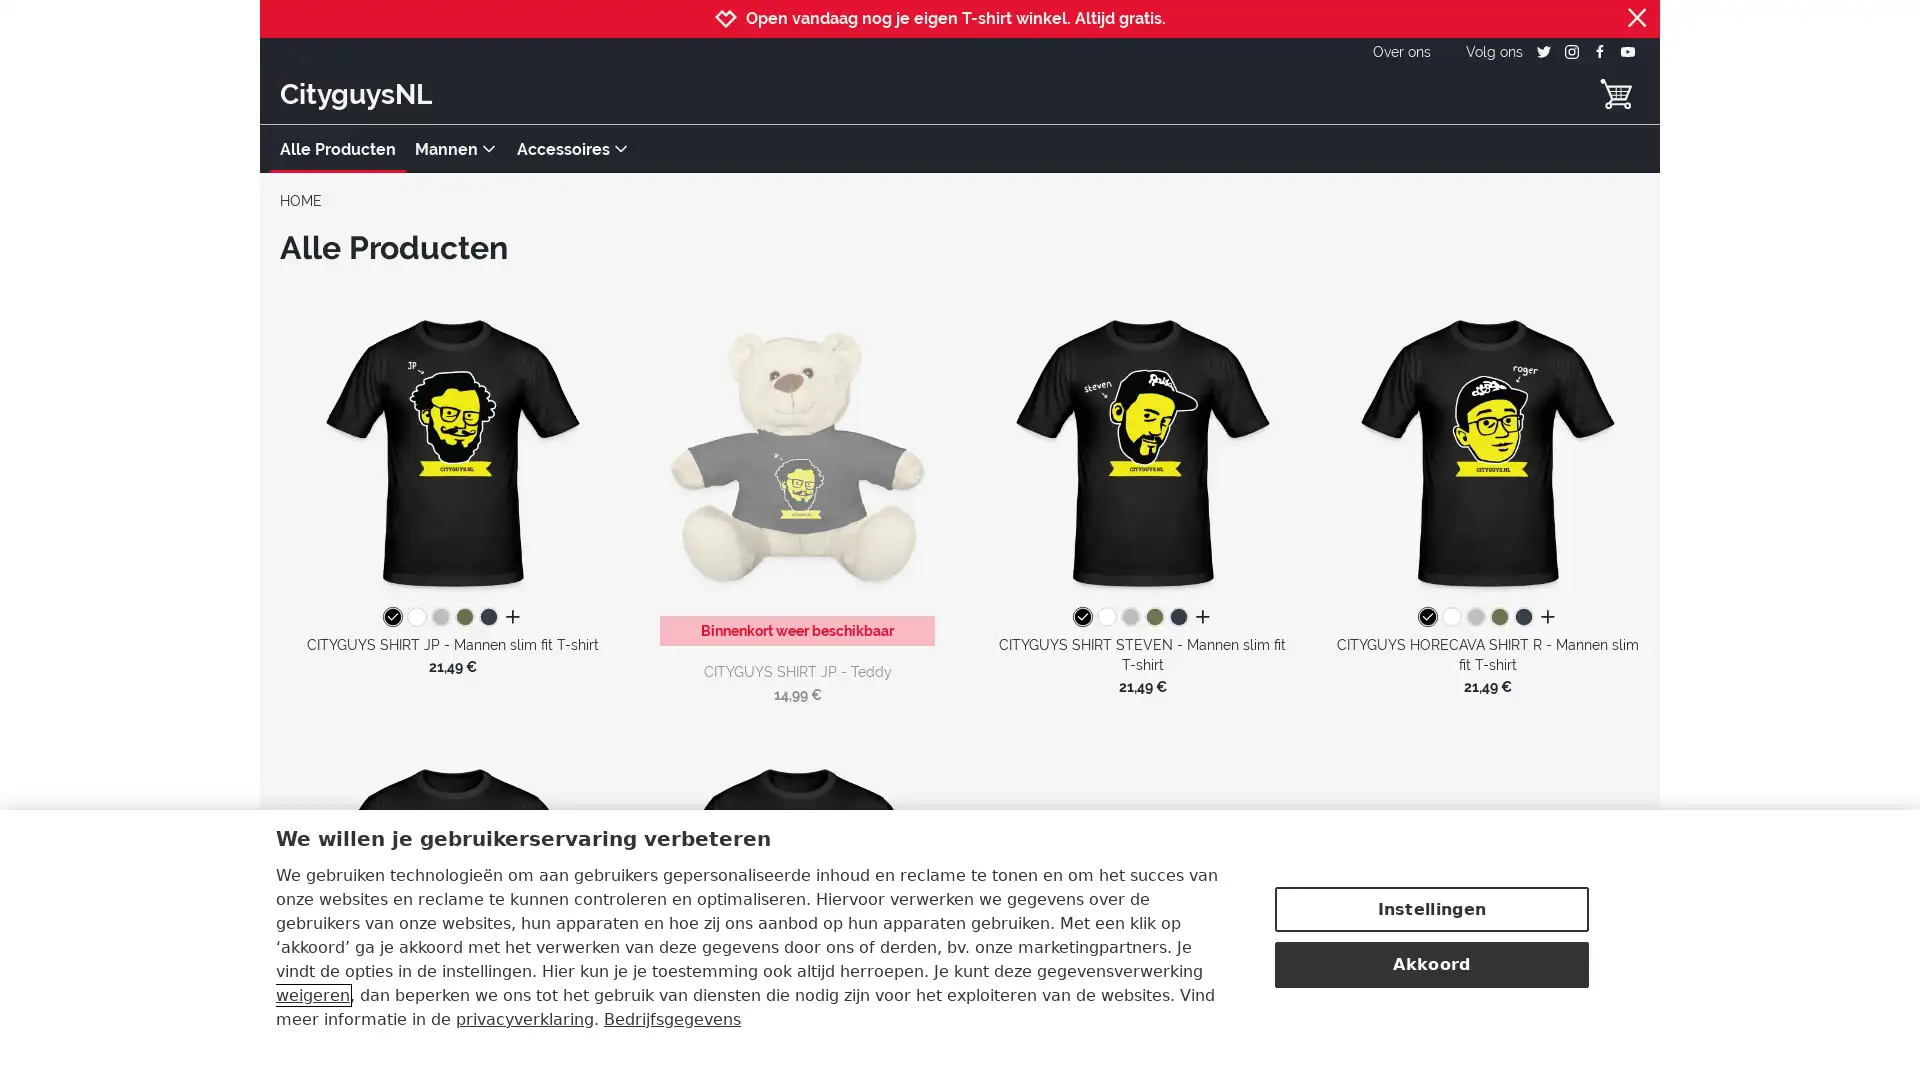 The image size is (1920, 1080). What do you see at coordinates (1129, 617) in the screenshot?
I see `grijs gemeleerd` at bounding box center [1129, 617].